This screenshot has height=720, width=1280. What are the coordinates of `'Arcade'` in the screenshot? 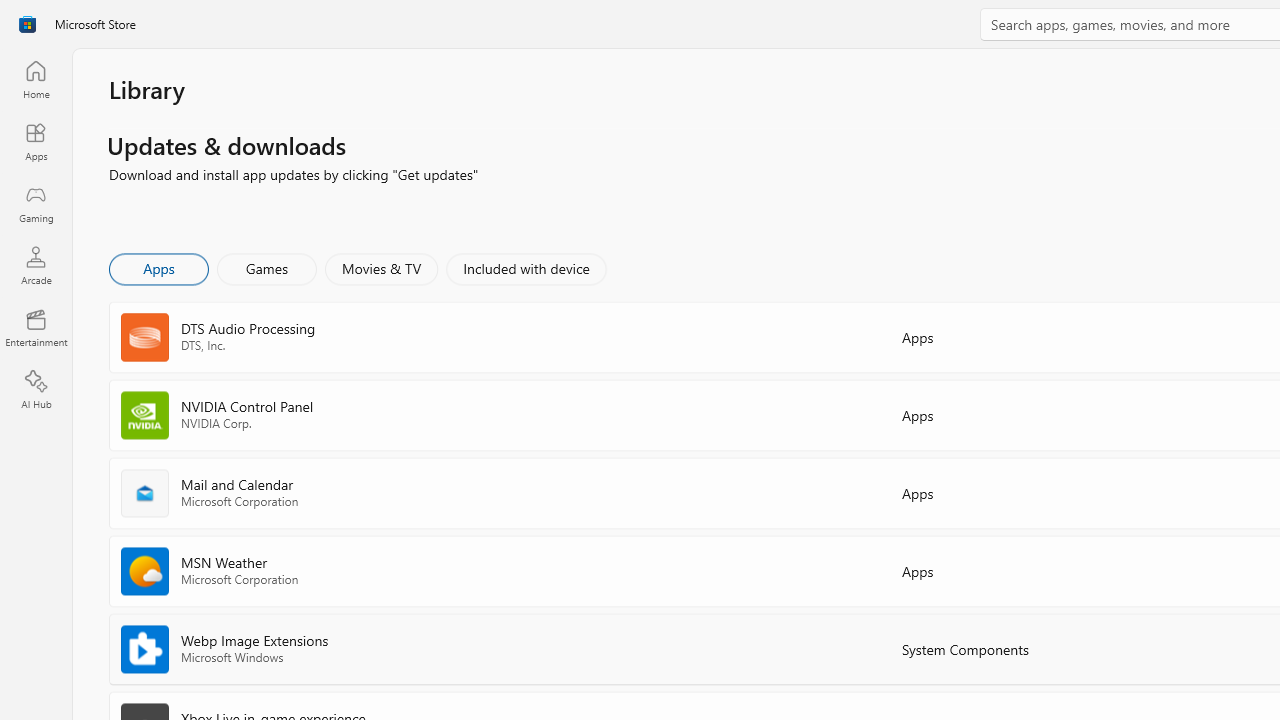 It's located at (35, 264).